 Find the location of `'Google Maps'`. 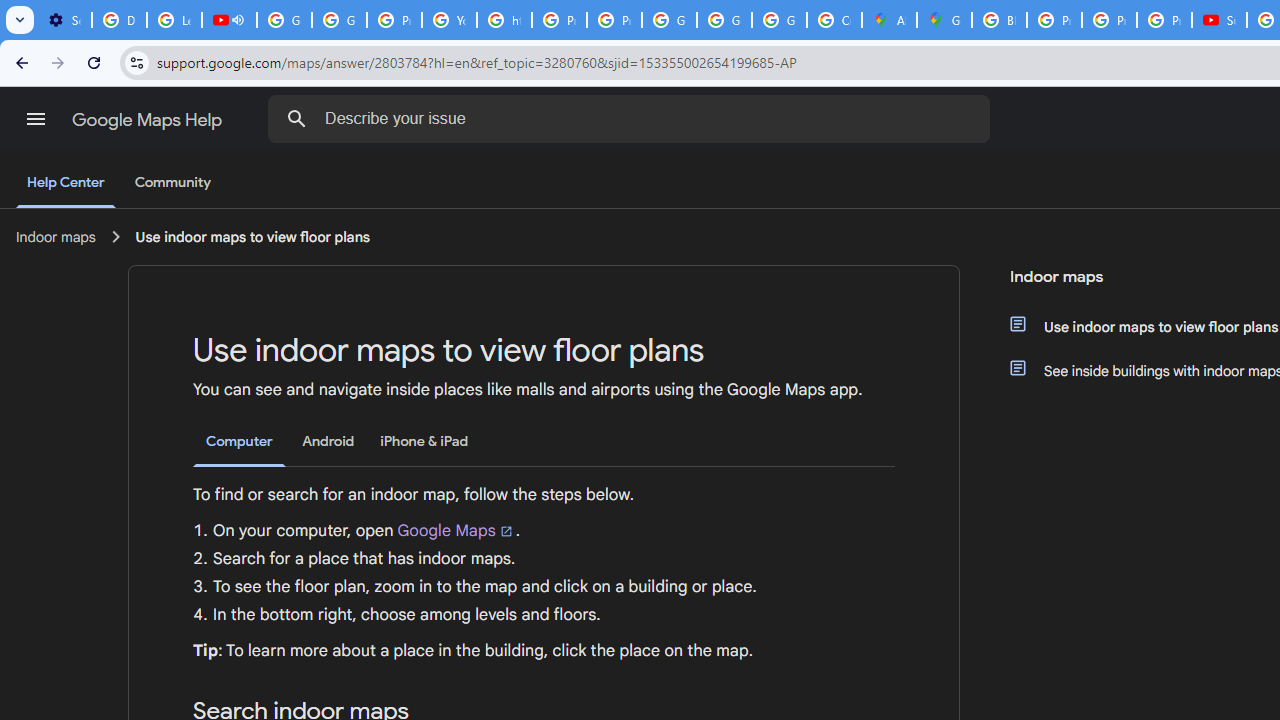

'Google Maps' is located at coordinates (455, 530).